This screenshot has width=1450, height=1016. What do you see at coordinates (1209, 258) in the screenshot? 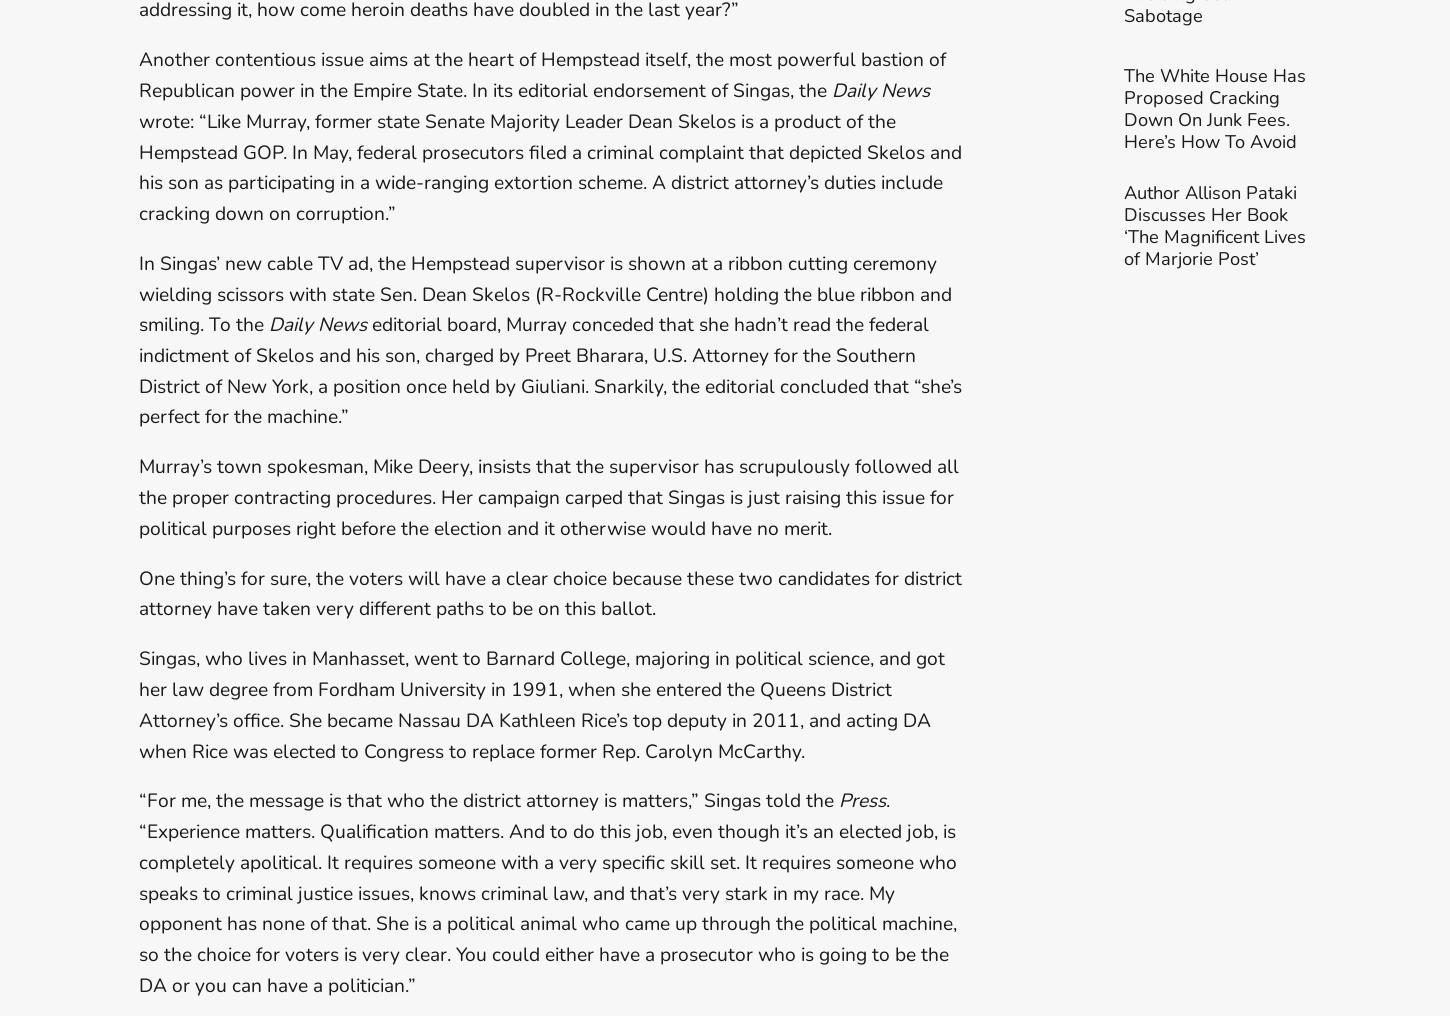
I see `'Author Allison Pataki Discusses Her Book ‘The'` at bounding box center [1209, 258].